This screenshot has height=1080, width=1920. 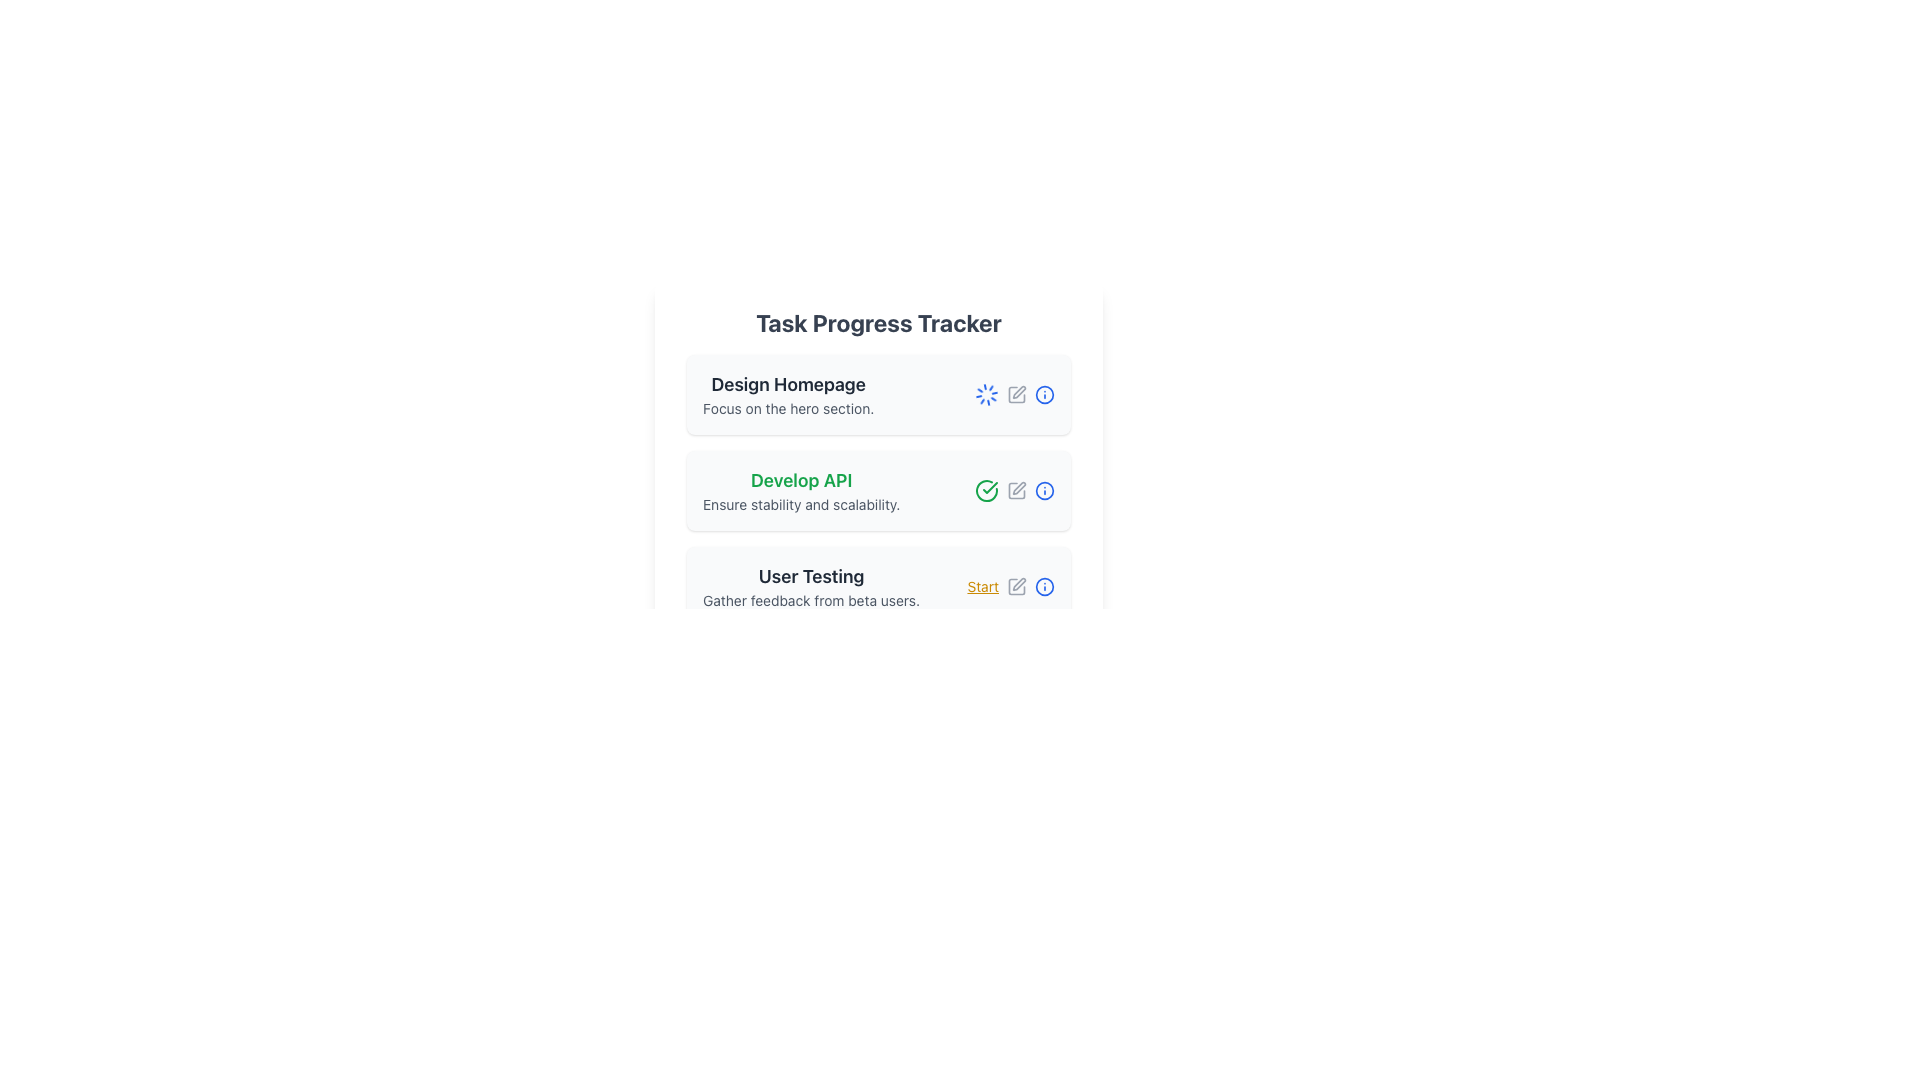 I want to click on the interactive icon located within the 'Develop API' task entry, so click(x=1019, y=392).